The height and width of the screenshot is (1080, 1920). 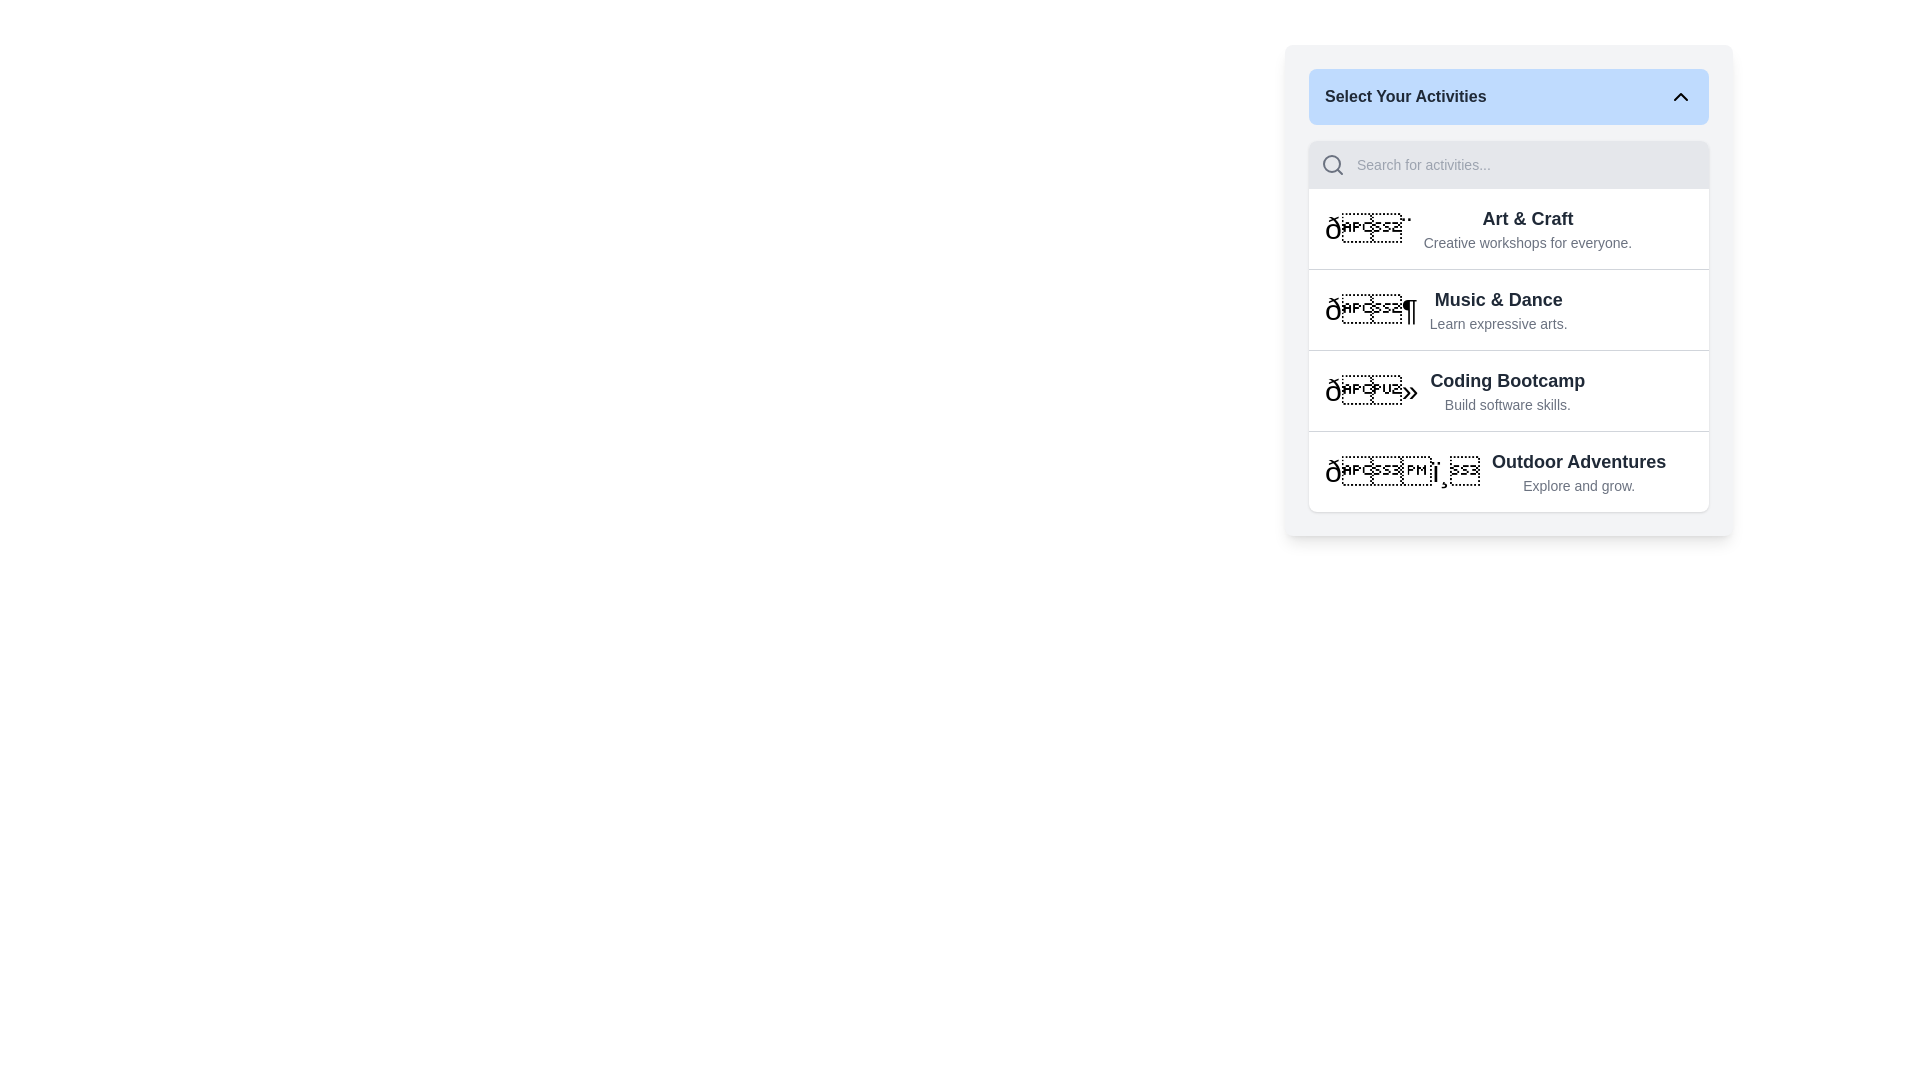 I want to click on the 'Music & Dance' option in the list, so click(x=1497, y=309).